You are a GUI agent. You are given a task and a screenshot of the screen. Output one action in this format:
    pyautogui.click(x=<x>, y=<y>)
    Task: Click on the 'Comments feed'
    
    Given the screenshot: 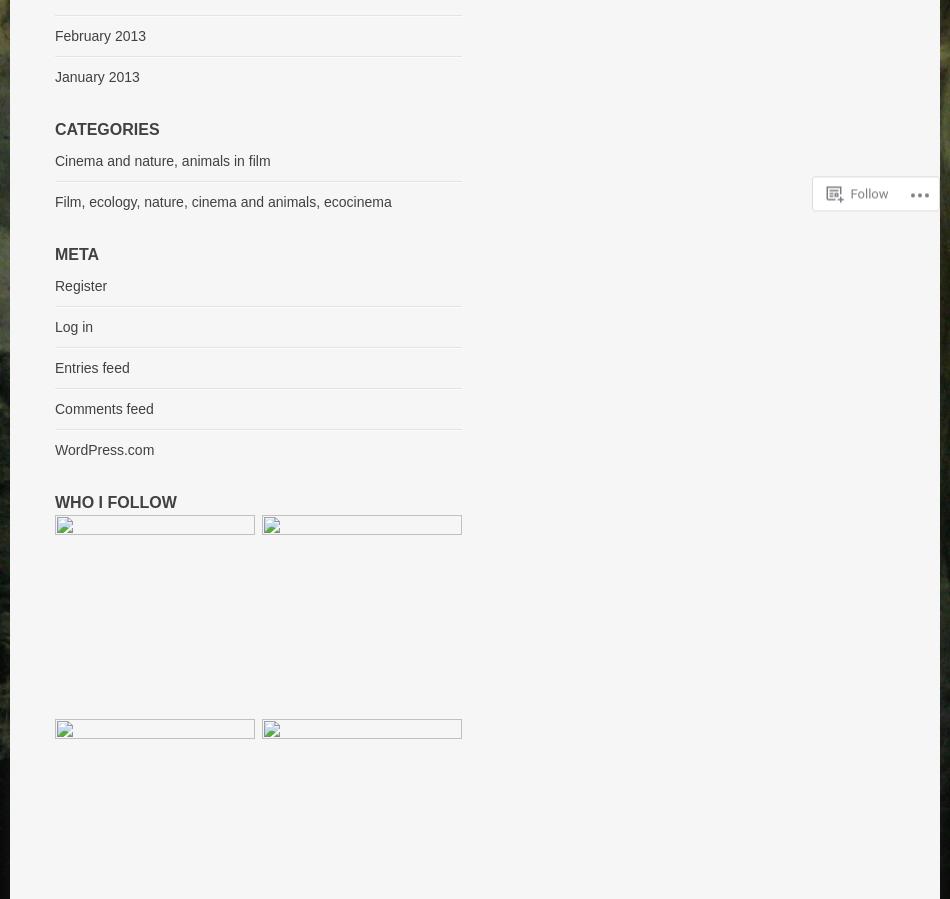 What is the action you would take?
    pyautogui.click(x=55, y=407)
    